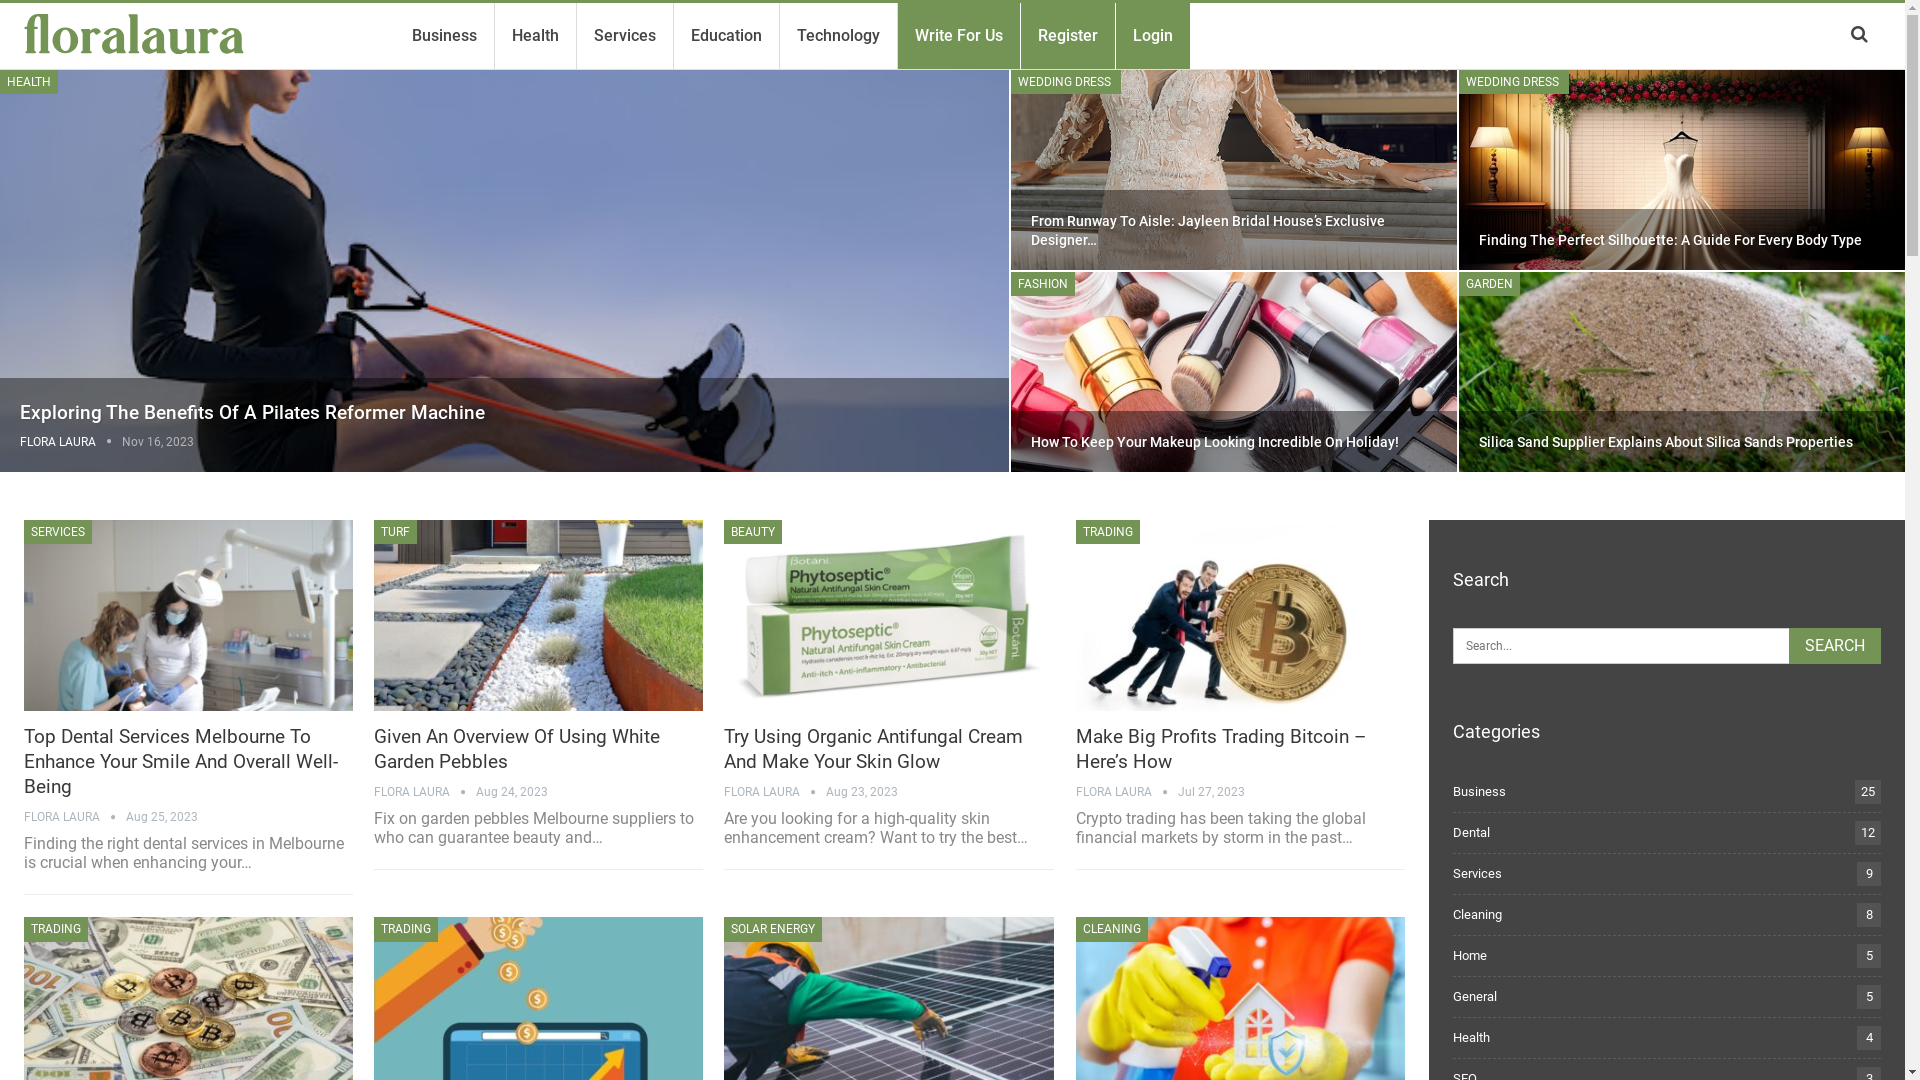 The image size is (1920, 1080). What do you see at coordinates (1453, 954) in the screenshot?
I see `'Home` at bounding box center [1453, 954].